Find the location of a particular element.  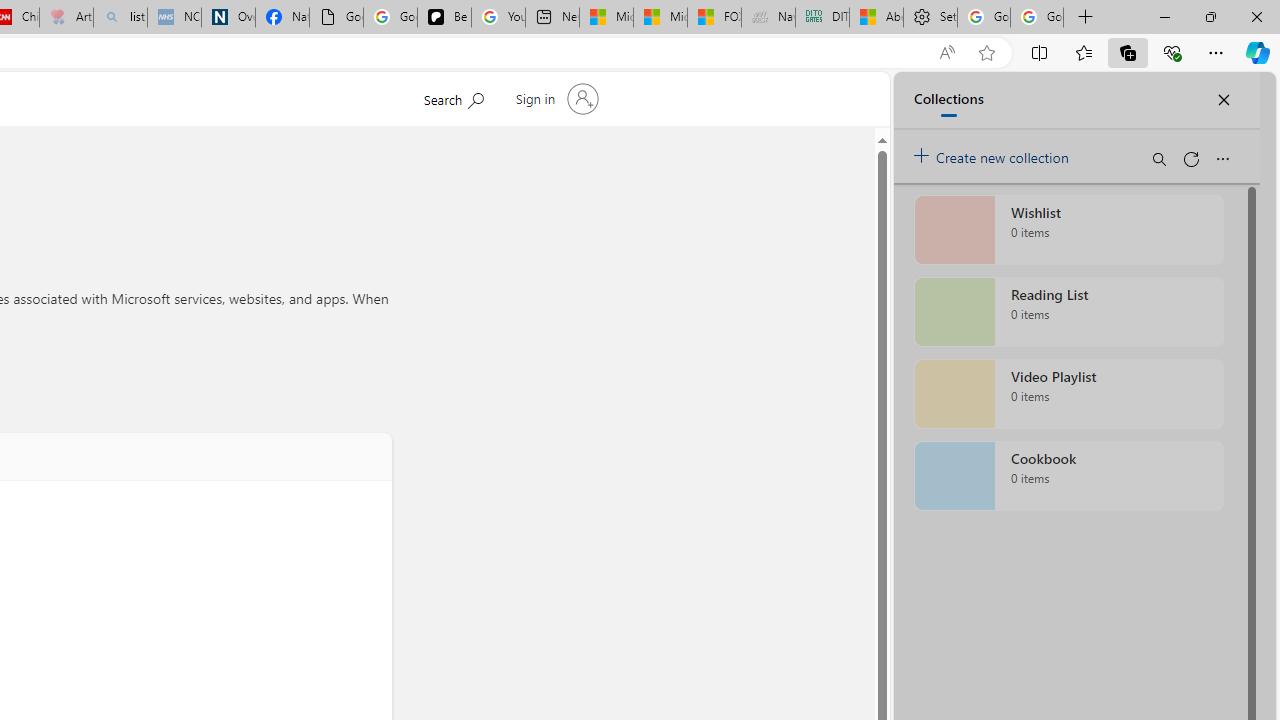

'Be Smart | creating Science videos | Patreon' is located at coordinates (443, 17).